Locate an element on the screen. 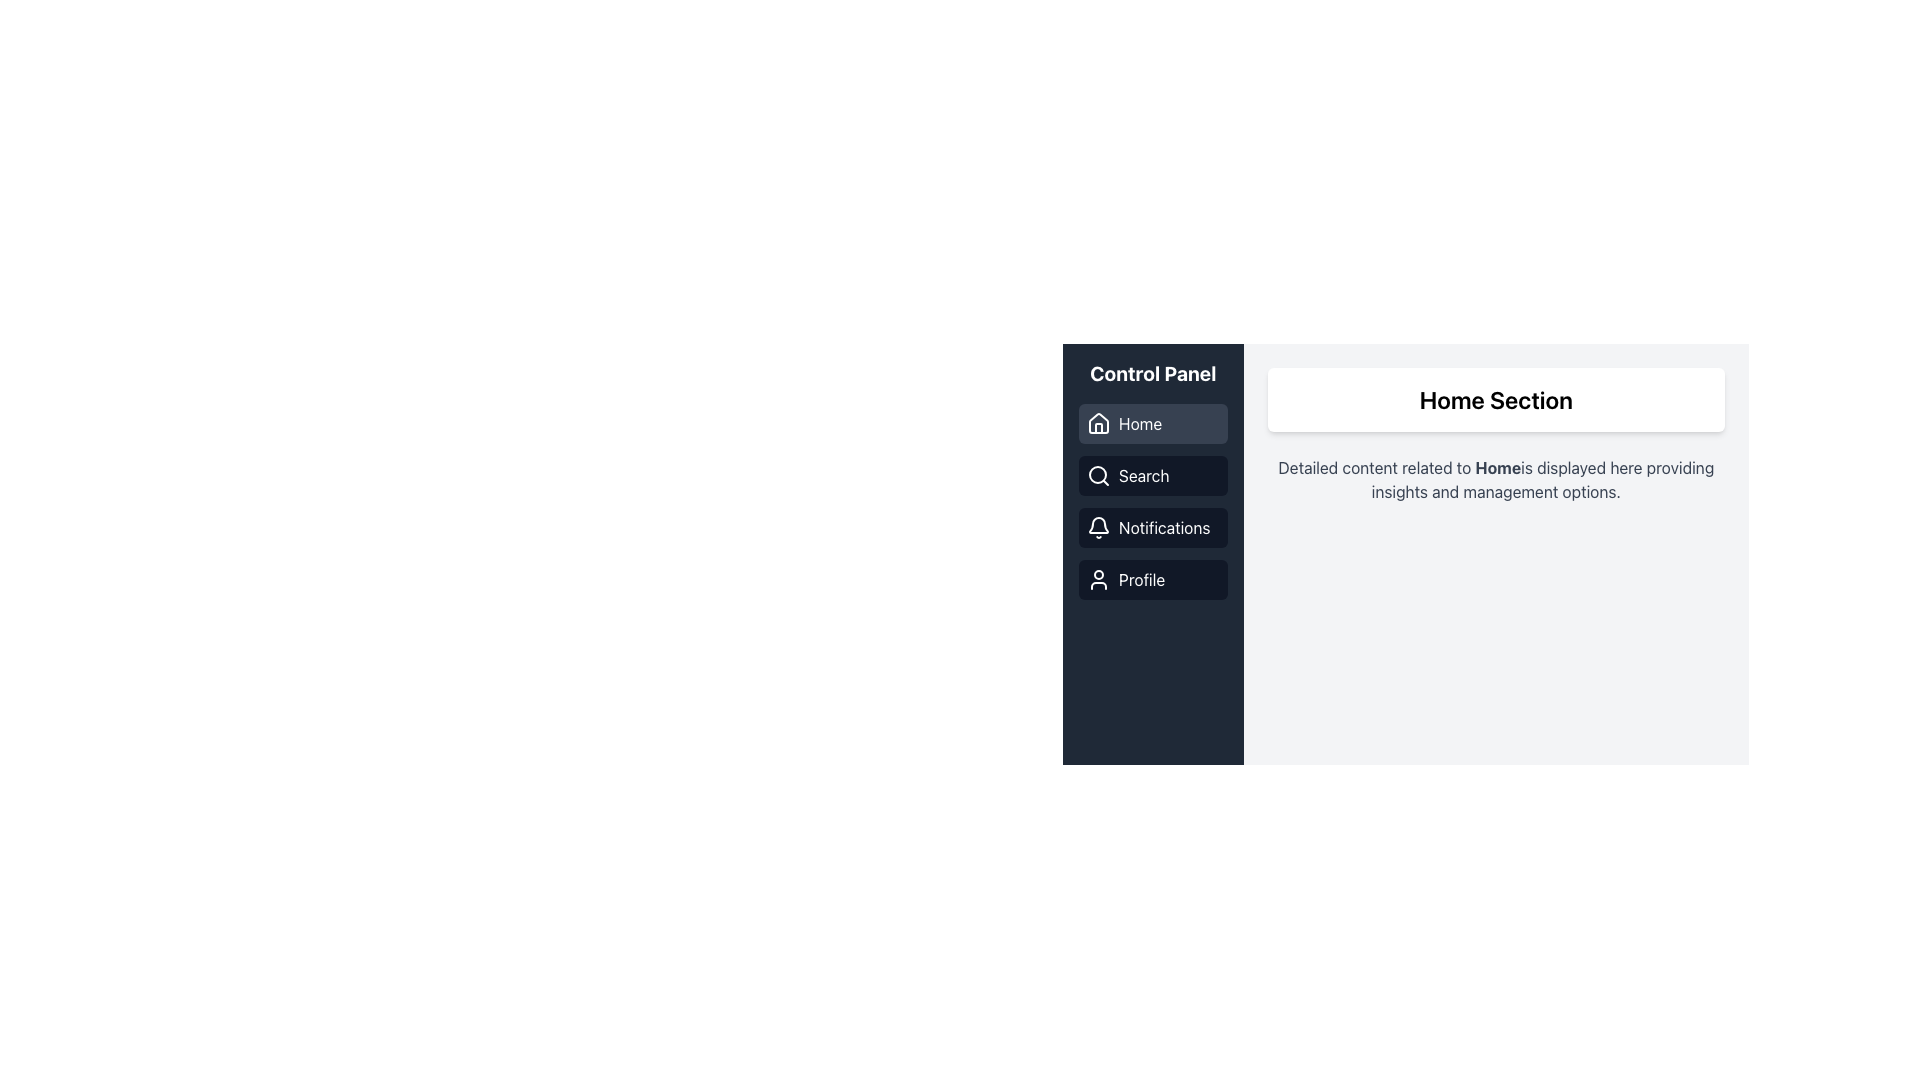 The width and height of the screenshot is (1920, 1080). the static text label that serves as a heading for the navigation panel, positioned at the top of the vertical navigation bar on the left side of the interface is located at coordinates (1153, 374).